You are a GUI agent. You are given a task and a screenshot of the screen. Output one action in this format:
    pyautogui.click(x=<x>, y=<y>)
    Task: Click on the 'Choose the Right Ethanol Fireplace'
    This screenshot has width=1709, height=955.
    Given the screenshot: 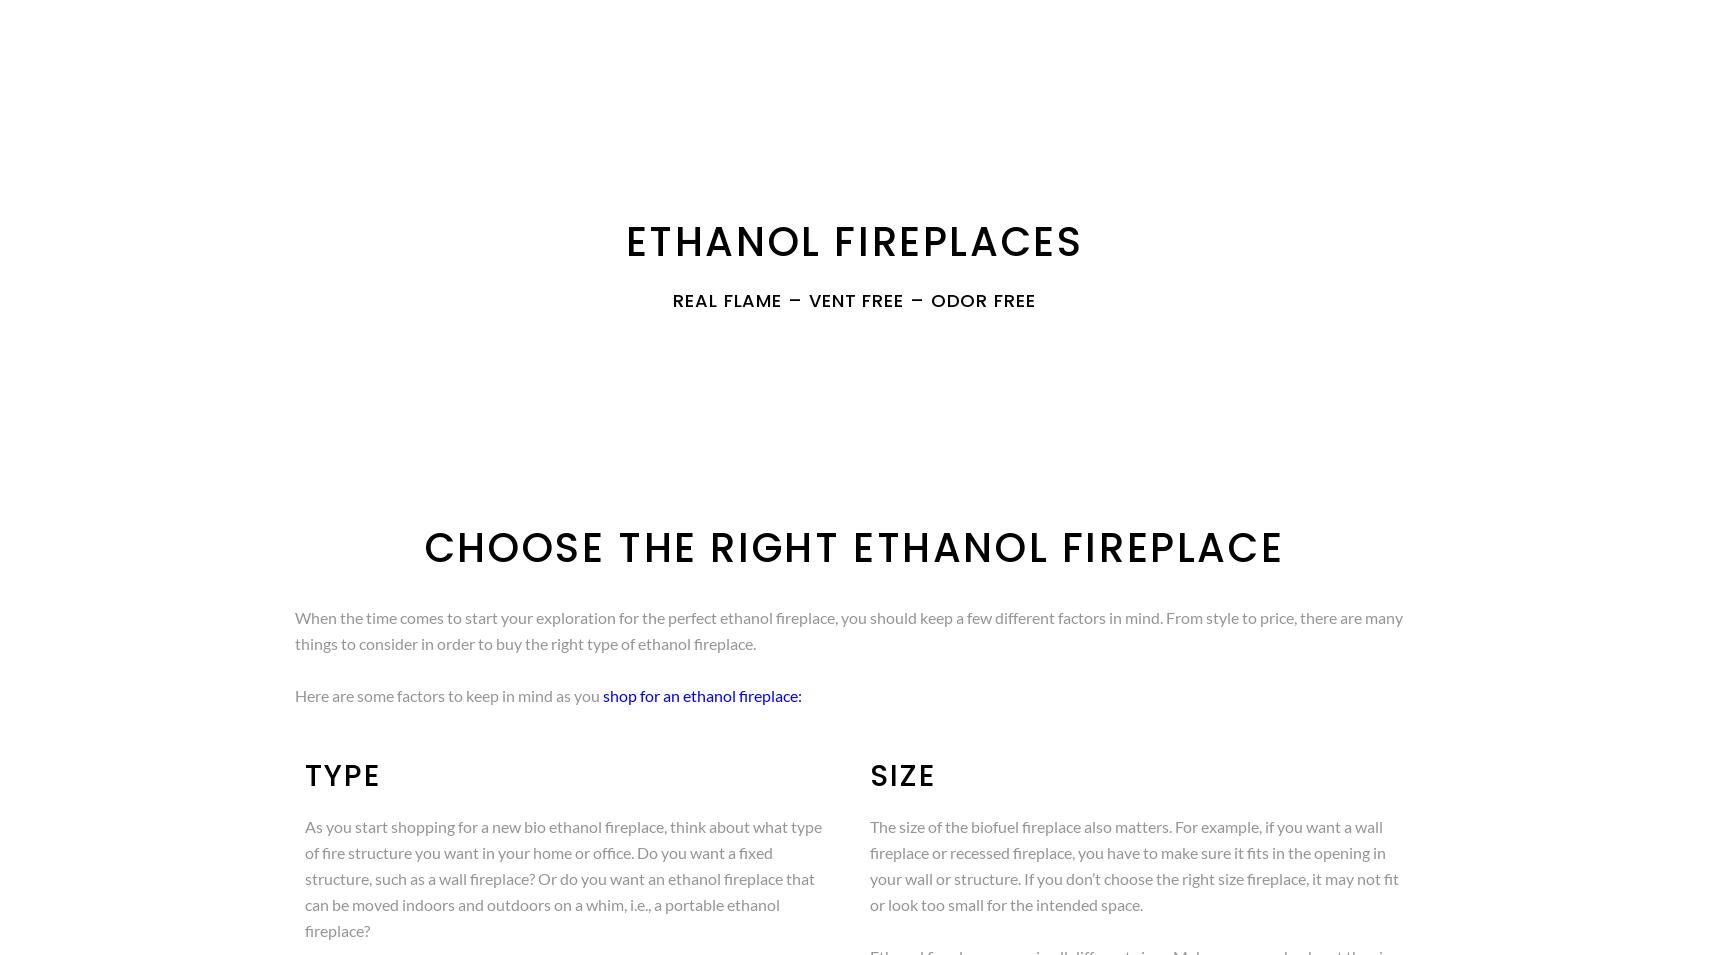 What is the action you would take?
    pyautogui.click(x=852, y=547)
    